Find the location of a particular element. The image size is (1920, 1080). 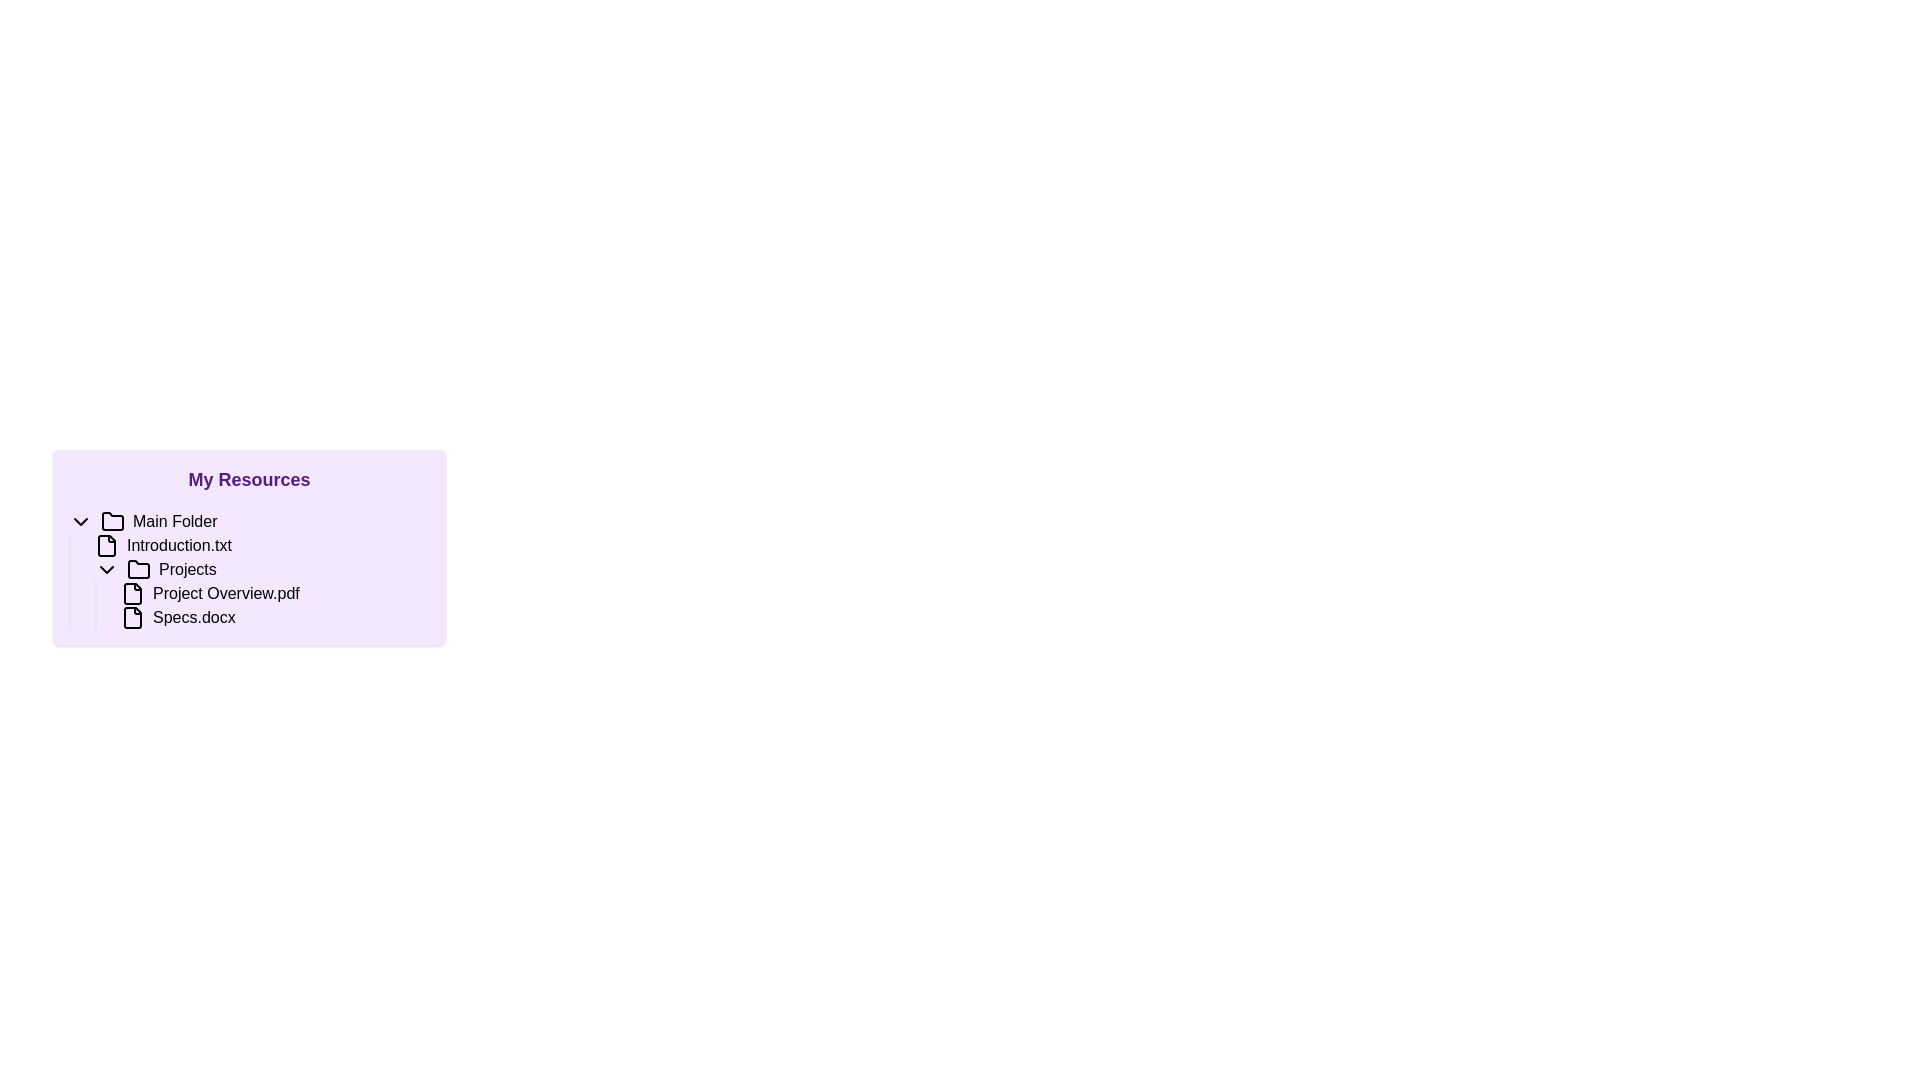

the icon representing the document 'Introduction.txt' located in the 'My Resources' folder is located at coordinates (105, 546).